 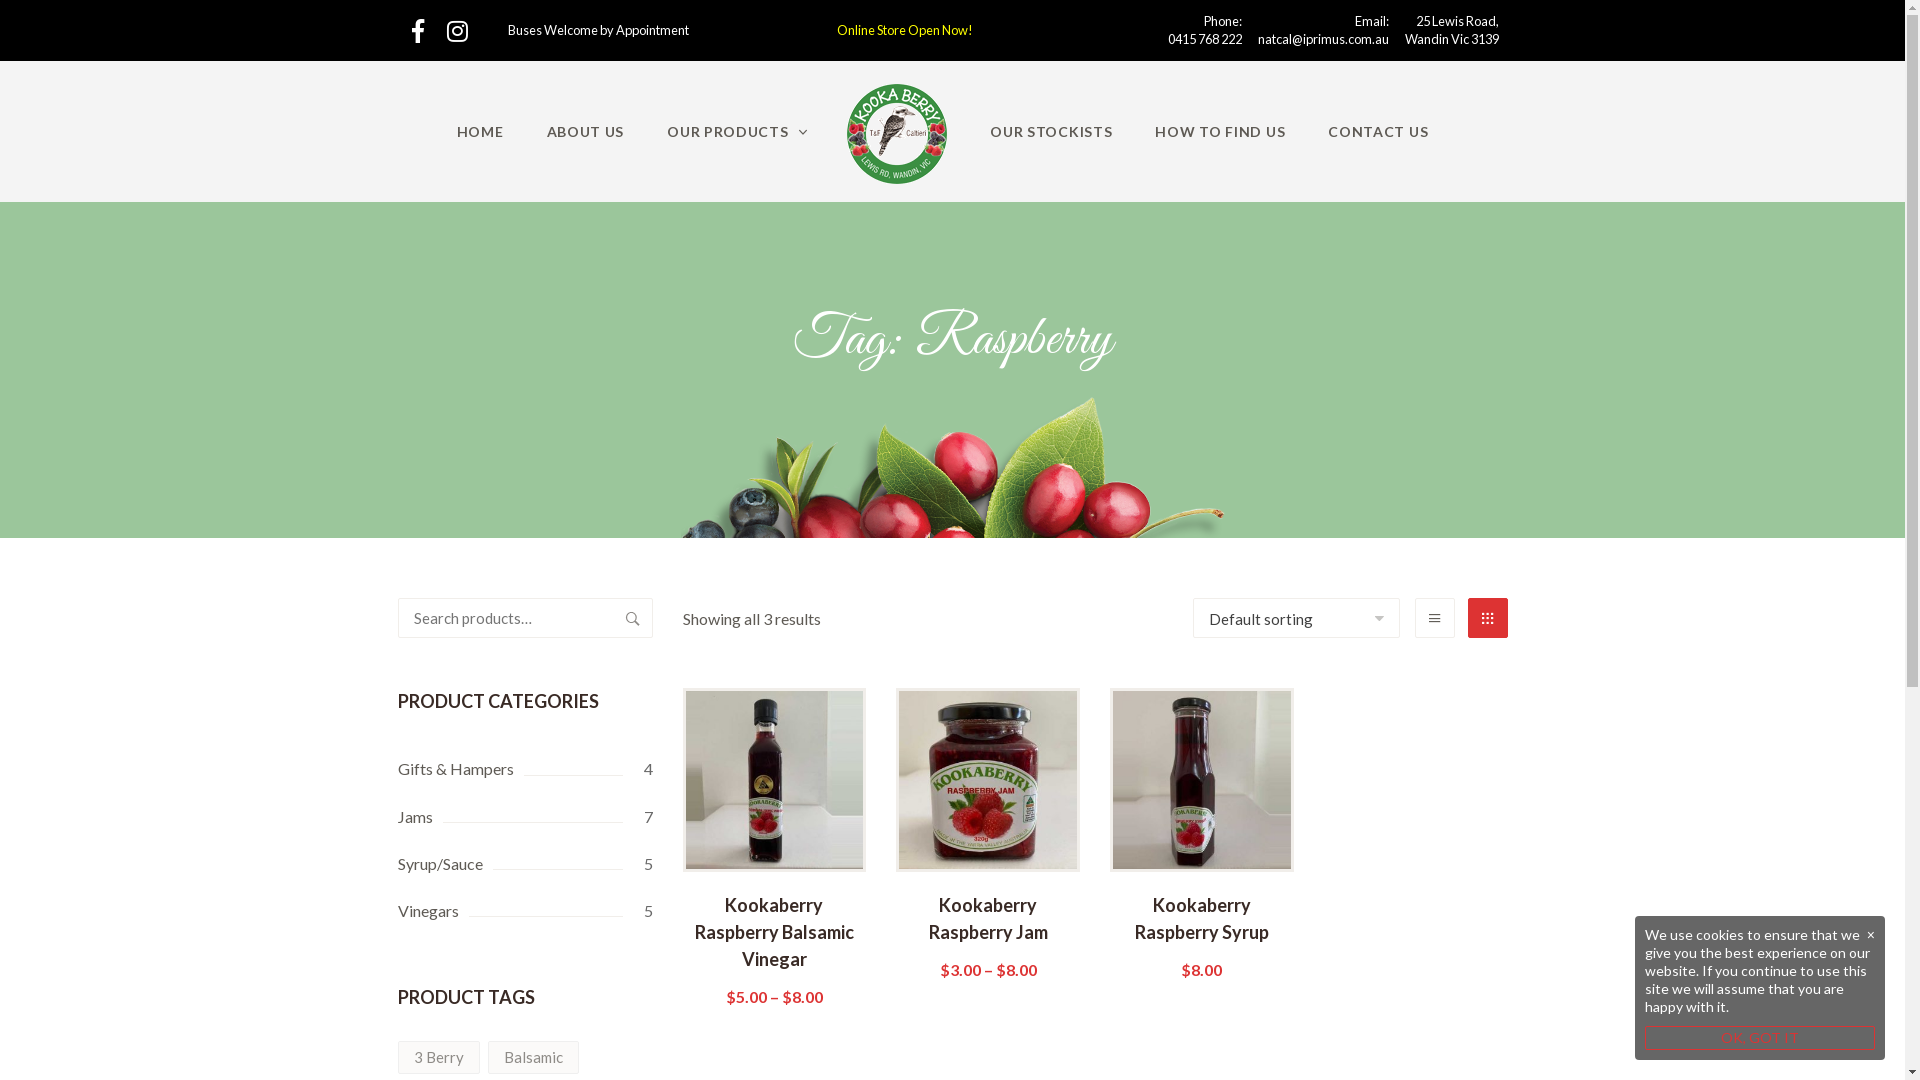 I want to click on 'Kookaberry Raspberry Jam', so click(x=988, y=935).